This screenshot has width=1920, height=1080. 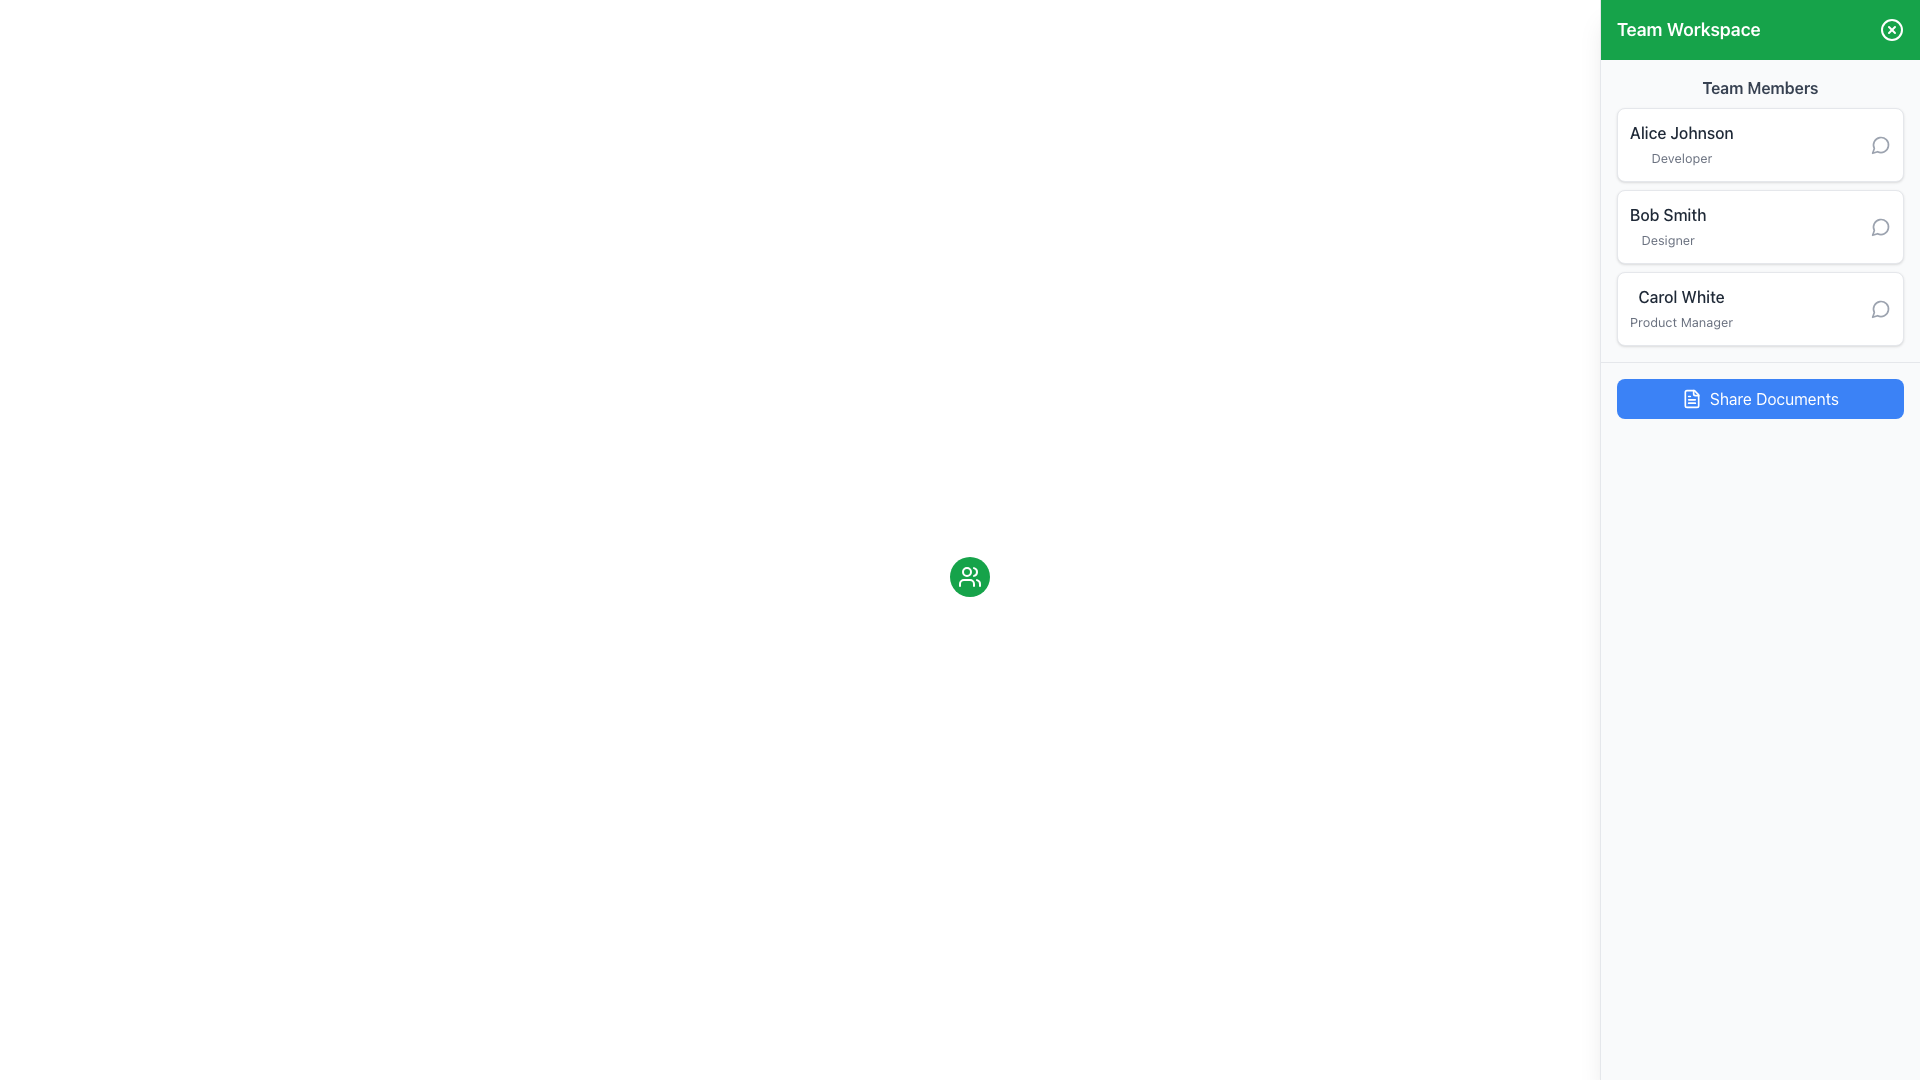 What do you see at coordinates (1680, 144) in the screenshot?
I see `the displayed information for the Multi-line text block identifying a team member at the top of the 'Team Members' section in the sidebar` at bounding box center [1680, 144].